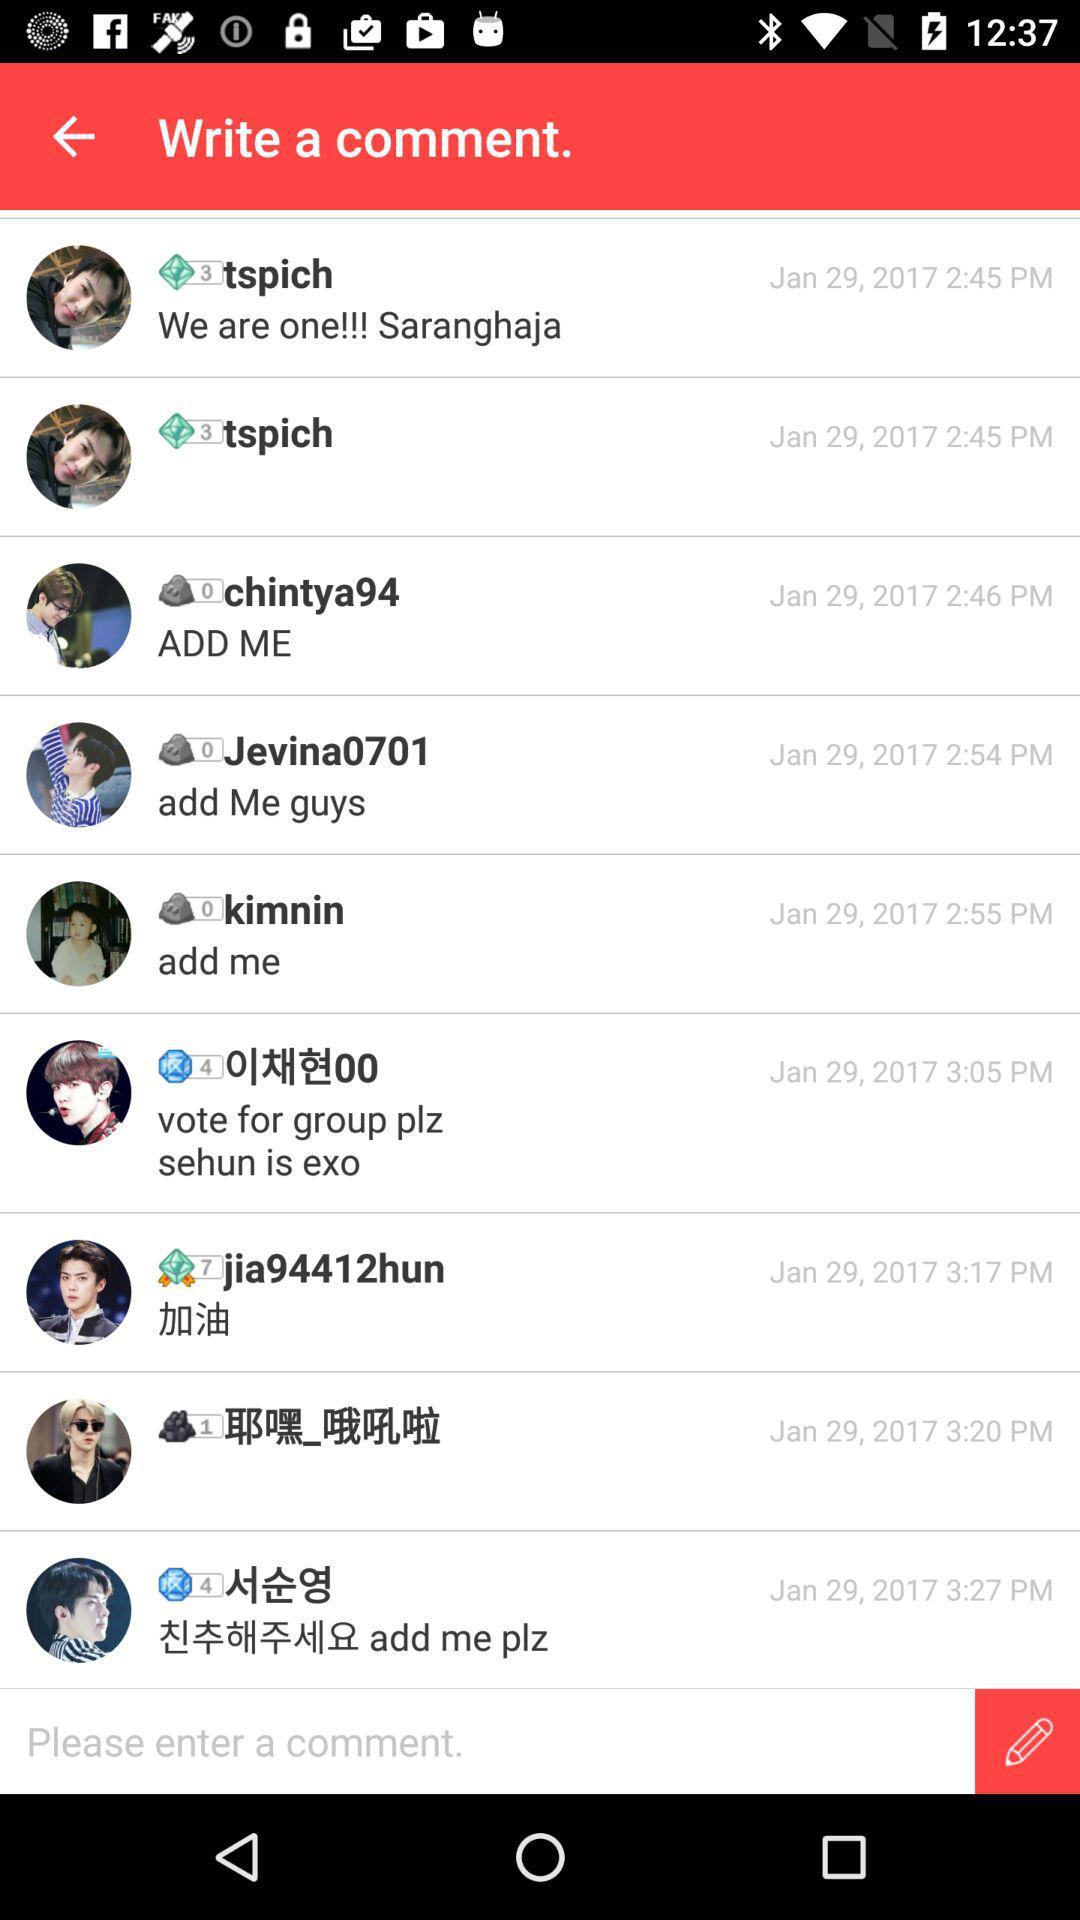 This screenshot has height=1920, width=1080. Describe the element at coordinates (72, 135) in the screenshot. I see `the app to the left of the write a comment. app` at that location.